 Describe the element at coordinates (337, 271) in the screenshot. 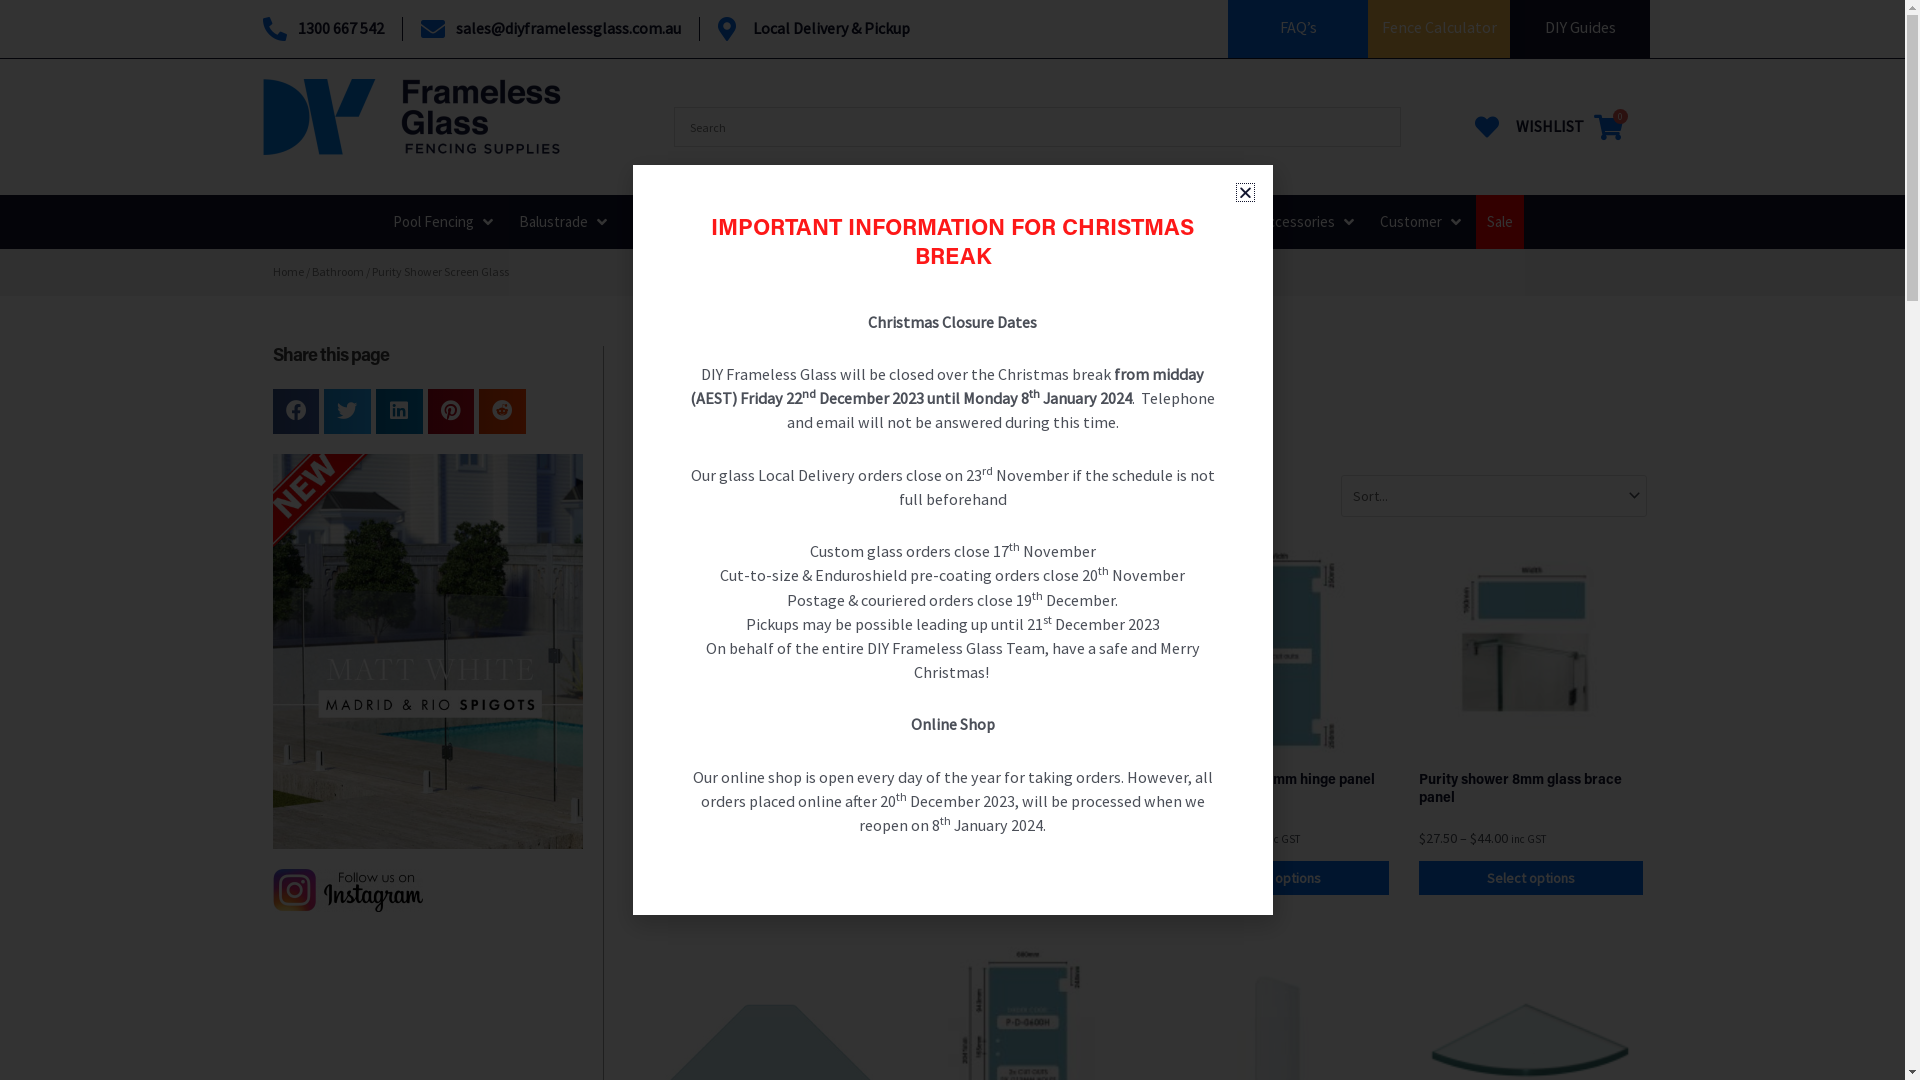

I see `'Bathroom'` at that location.